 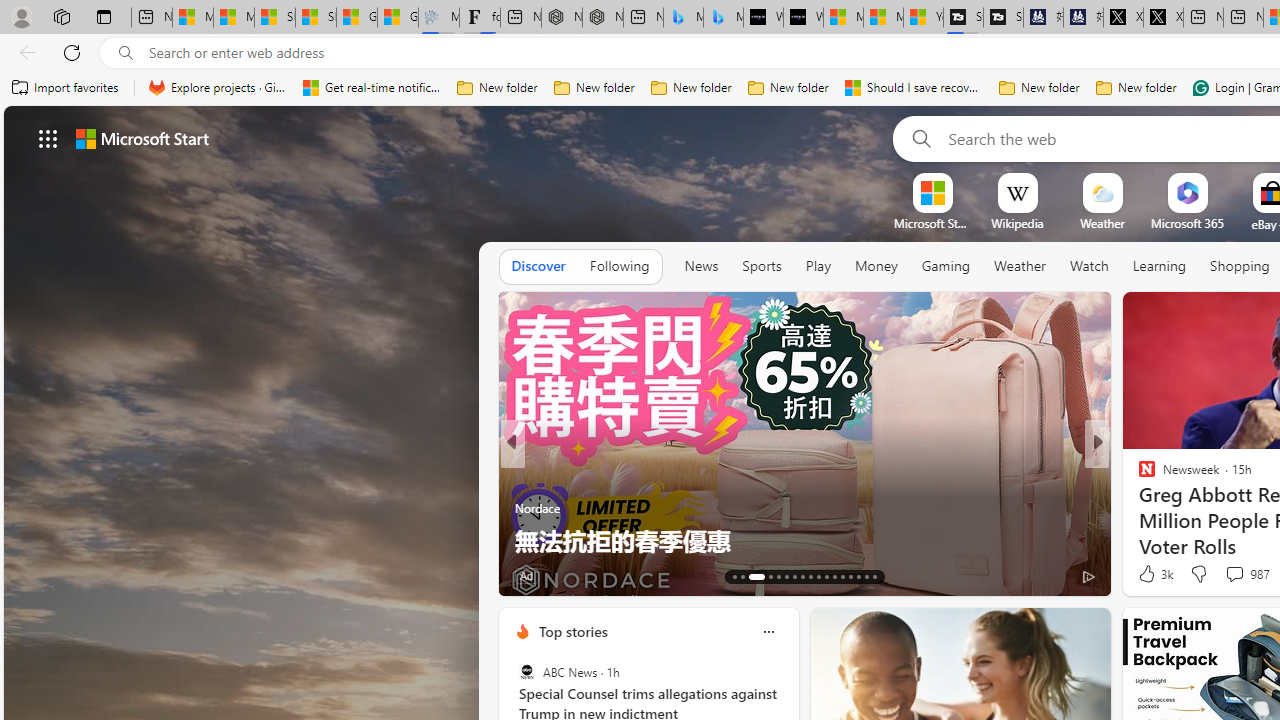 I want to click on 'AutomationID: tab-29', so click(x=874, y=577).